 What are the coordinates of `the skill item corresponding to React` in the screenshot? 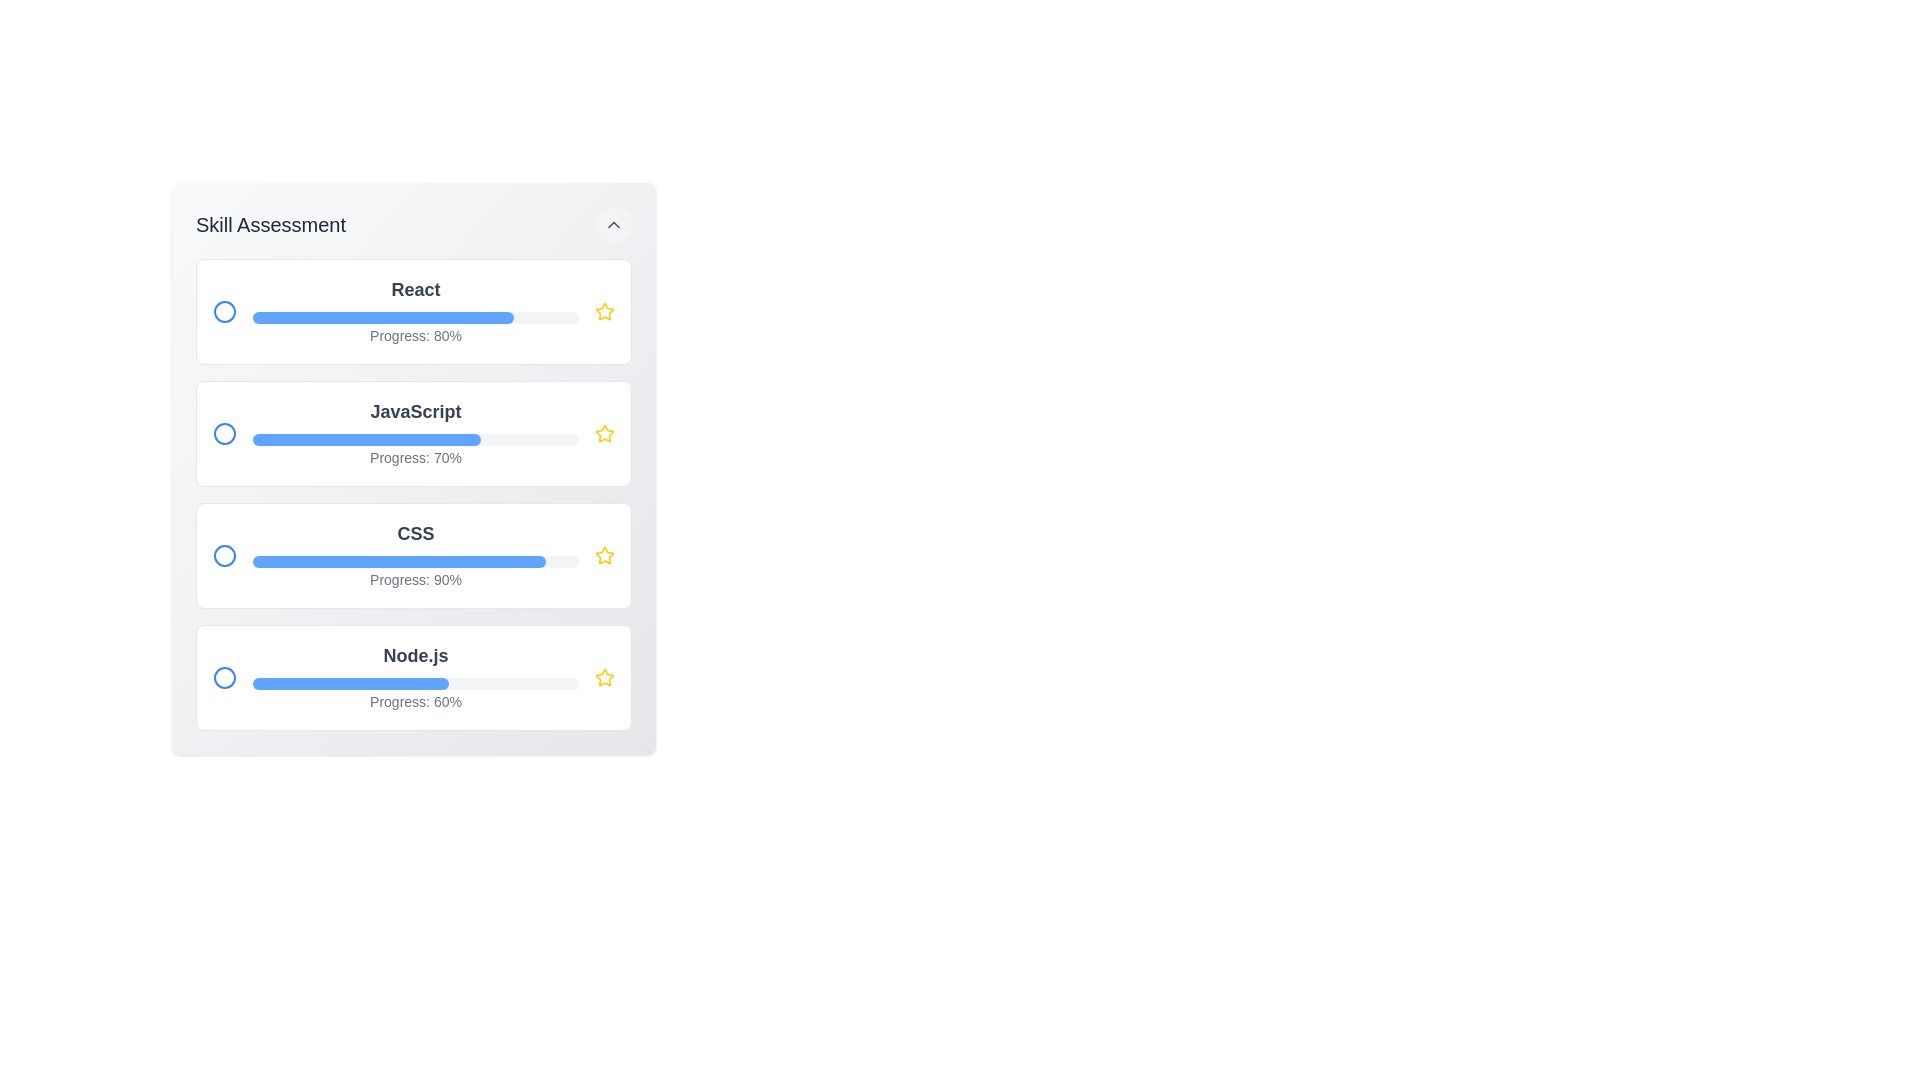 It's located at (412, 312).